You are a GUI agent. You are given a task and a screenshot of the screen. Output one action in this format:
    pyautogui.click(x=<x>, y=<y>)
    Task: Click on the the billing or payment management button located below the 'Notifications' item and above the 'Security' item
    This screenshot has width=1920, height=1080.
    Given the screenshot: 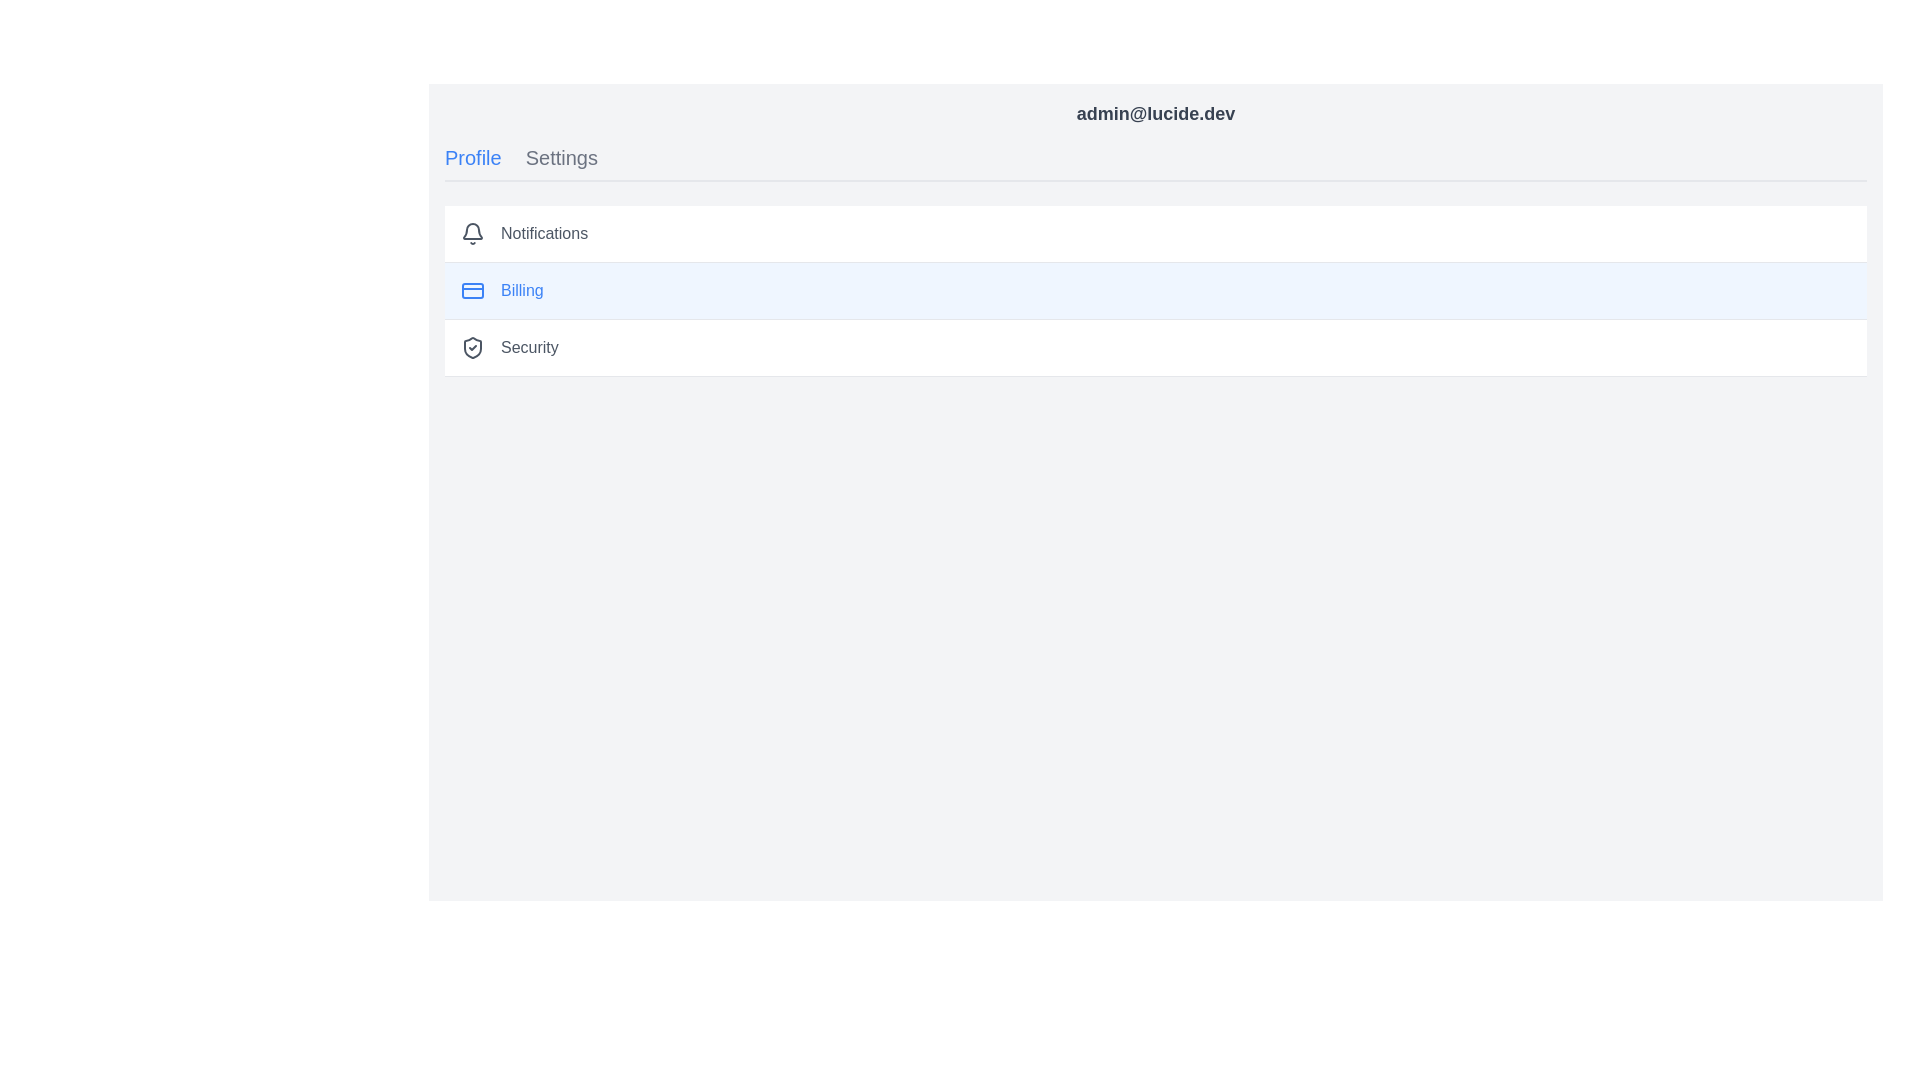 What is the action you would take?
    pyautogui.click(x=1156, y=291)
    